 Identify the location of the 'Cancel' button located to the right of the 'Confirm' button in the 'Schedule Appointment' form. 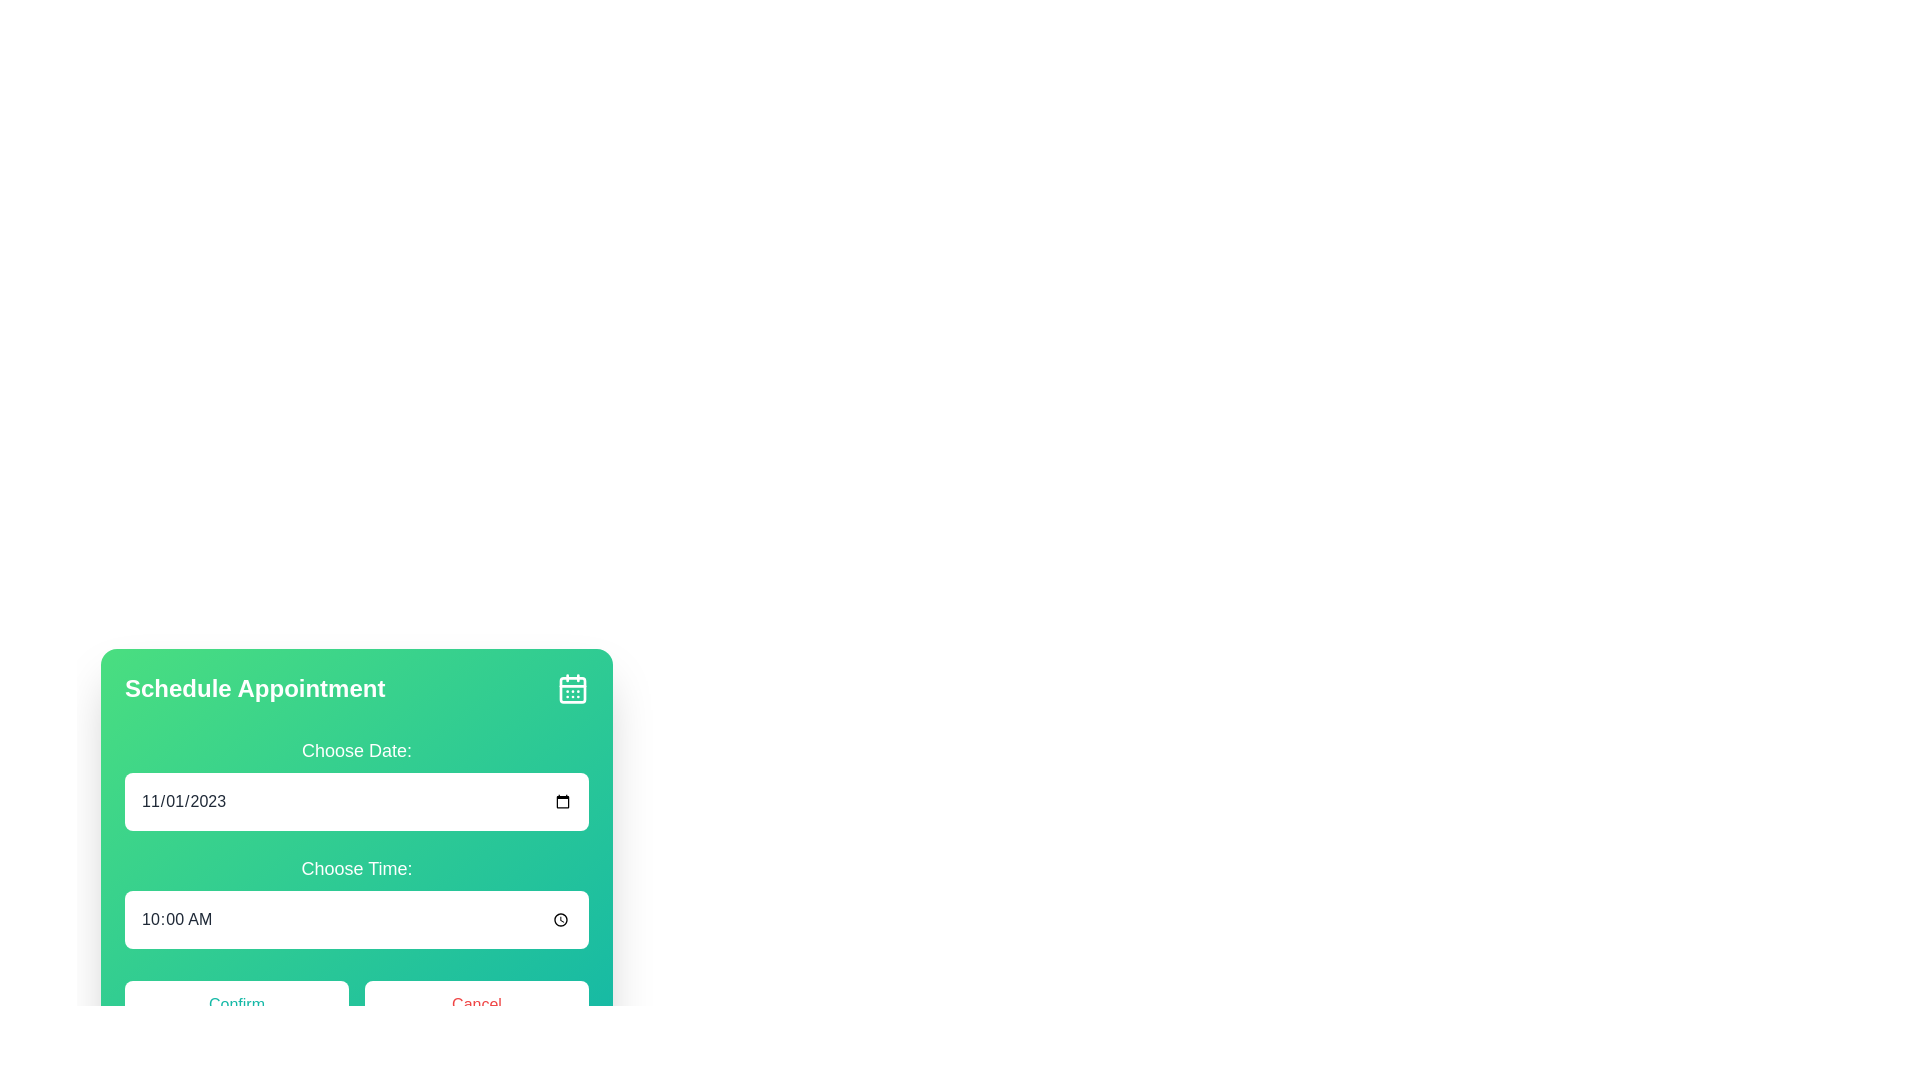
(475, 1005).